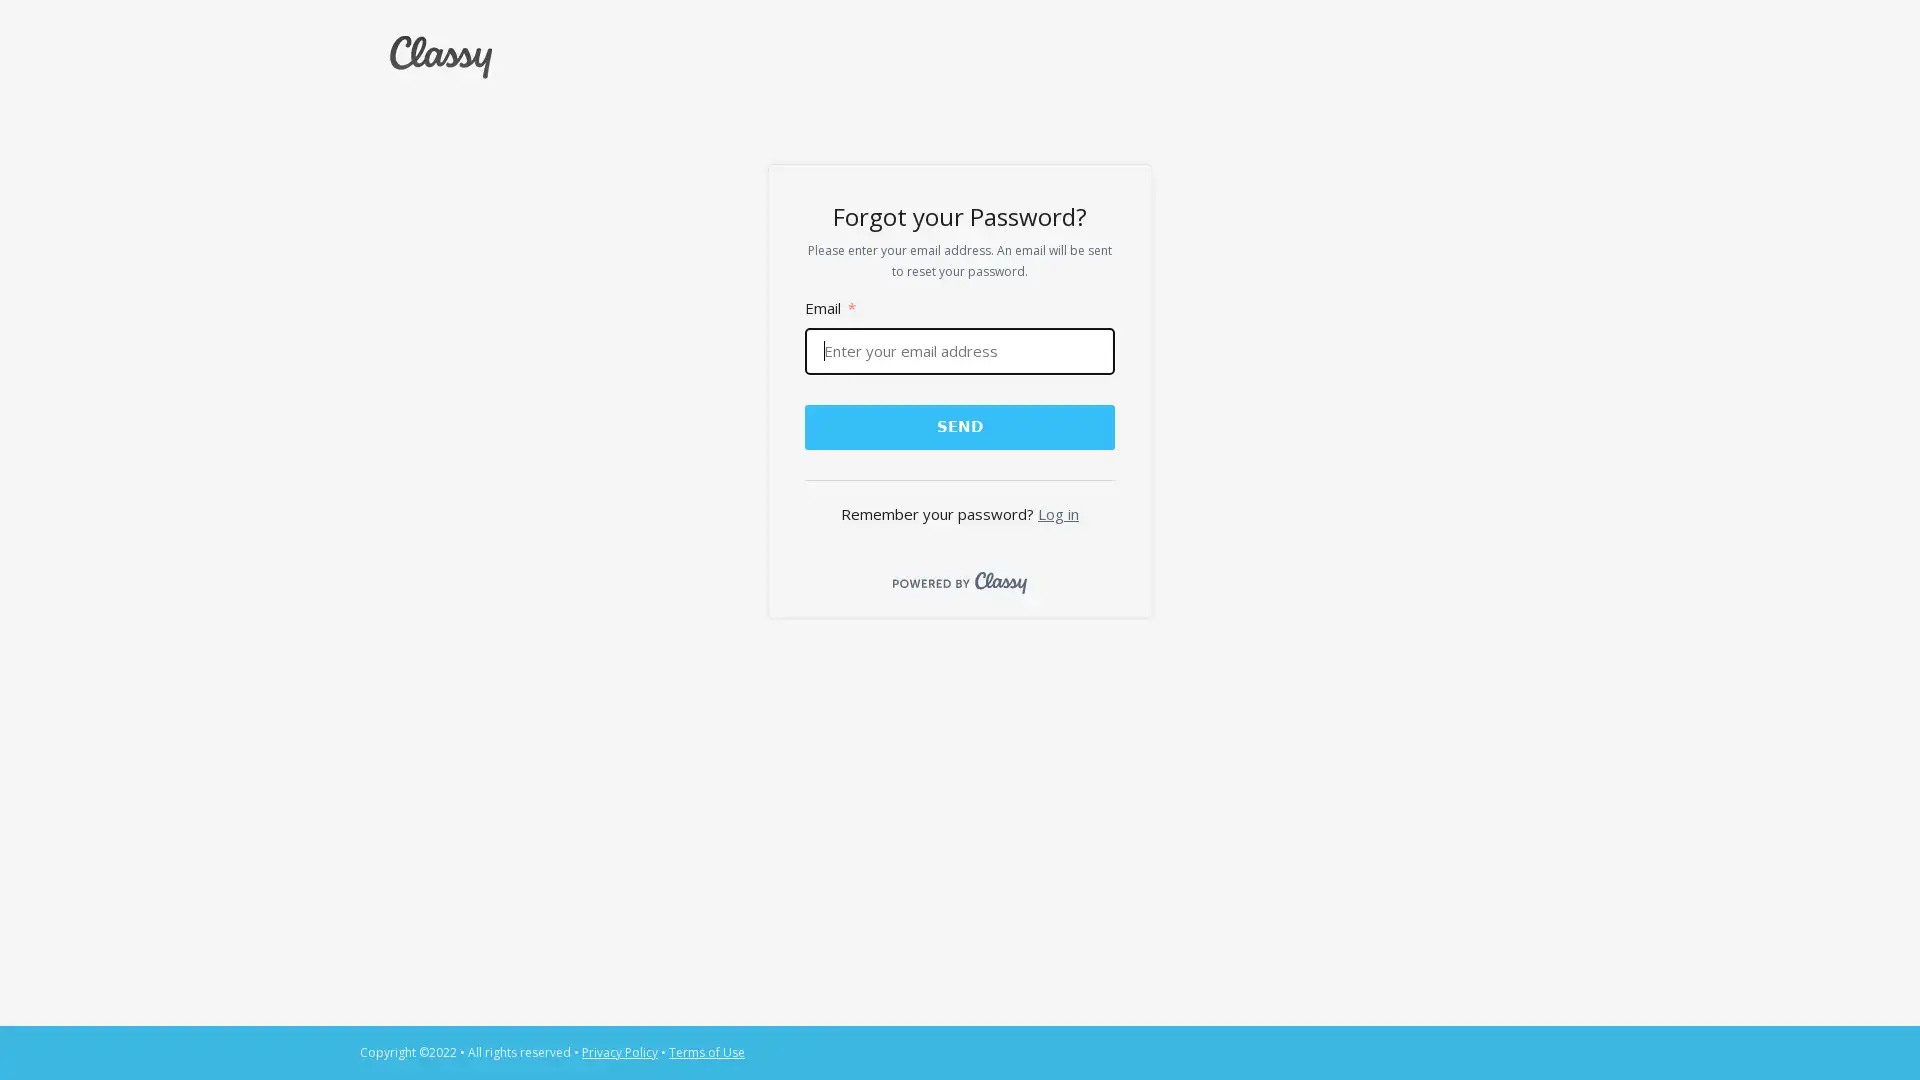  I want to click on SEND, so click(958, 425).